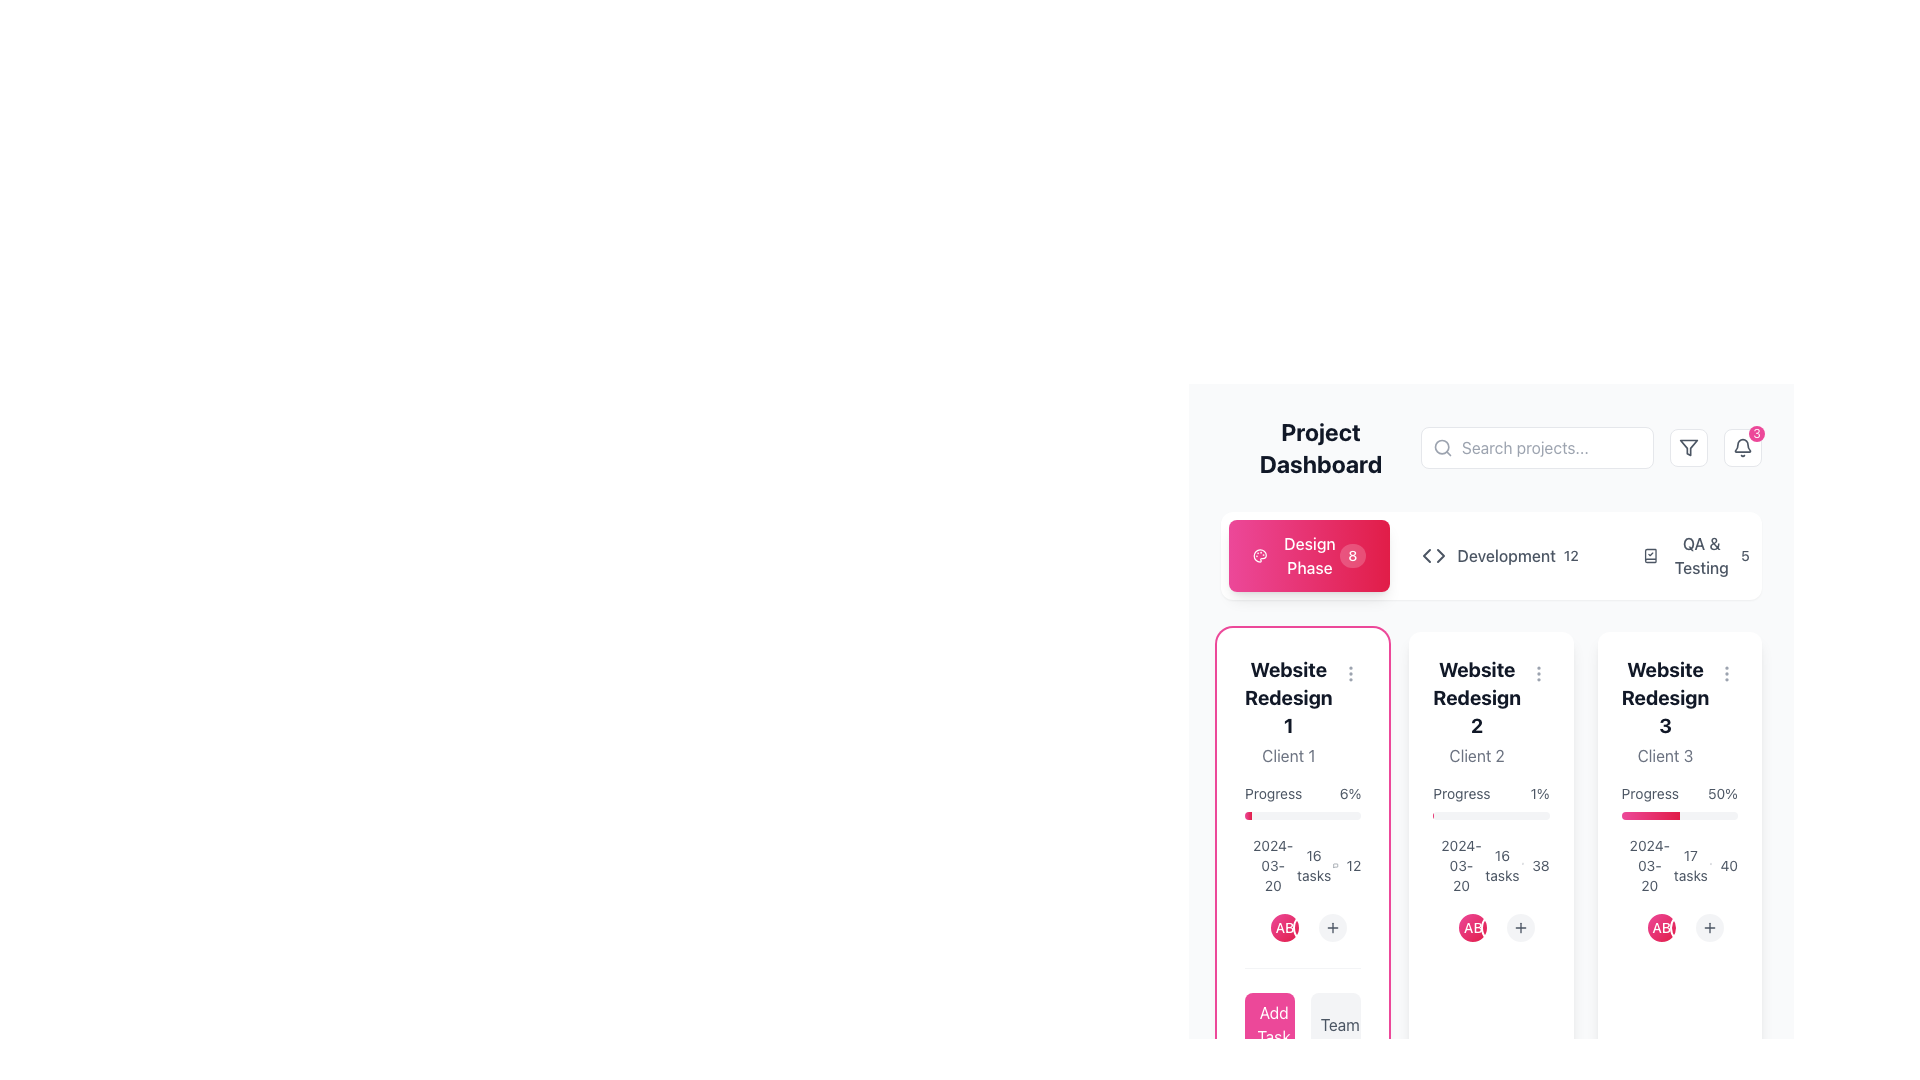 The height and width of the screenshot is (1080, 1920). Describe the element at coordinates (1521, 865) in the screenshot. I see `the small square icon resembling a speech bubble located to the left of the text number '38' within the card labeled 'Website Redesign 2'` at that location.